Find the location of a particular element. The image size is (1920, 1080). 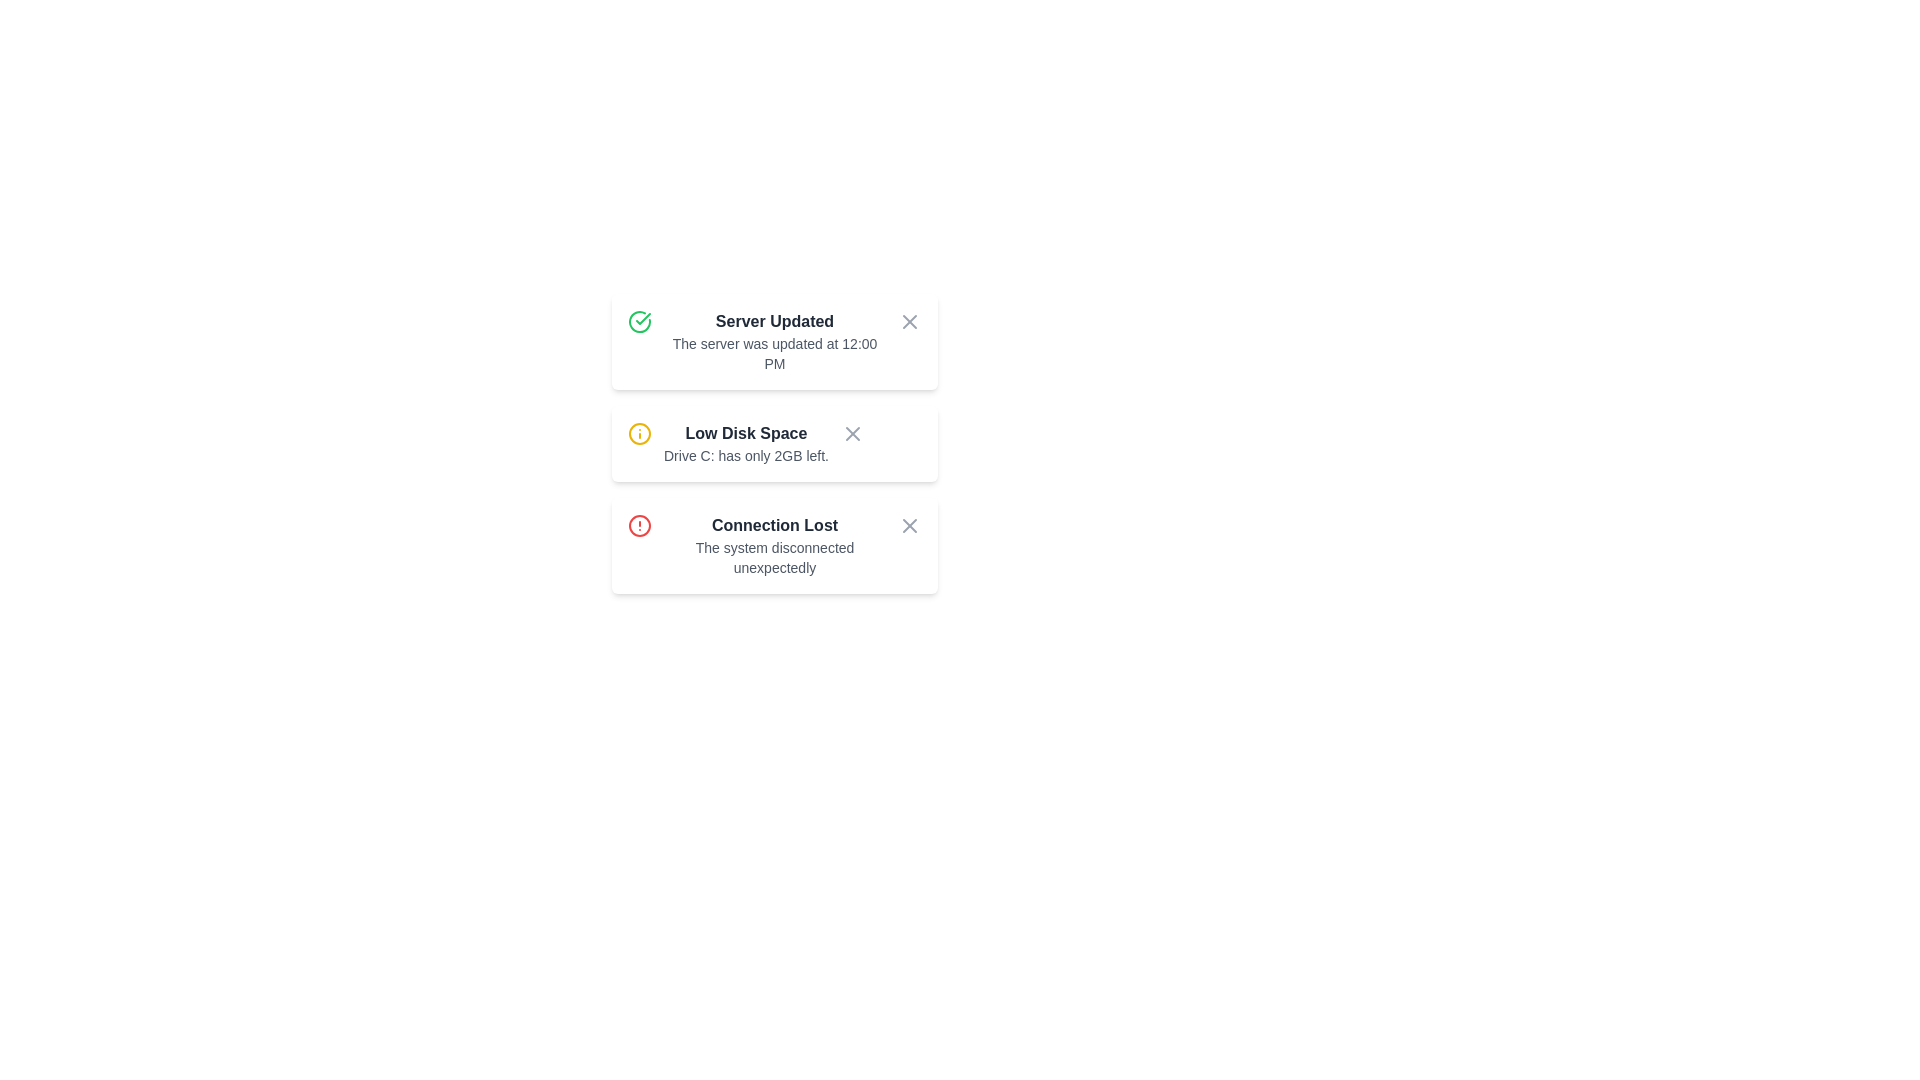

the small 'X' icon in the top right corner of the notification card is located at coordinates (909, 320).